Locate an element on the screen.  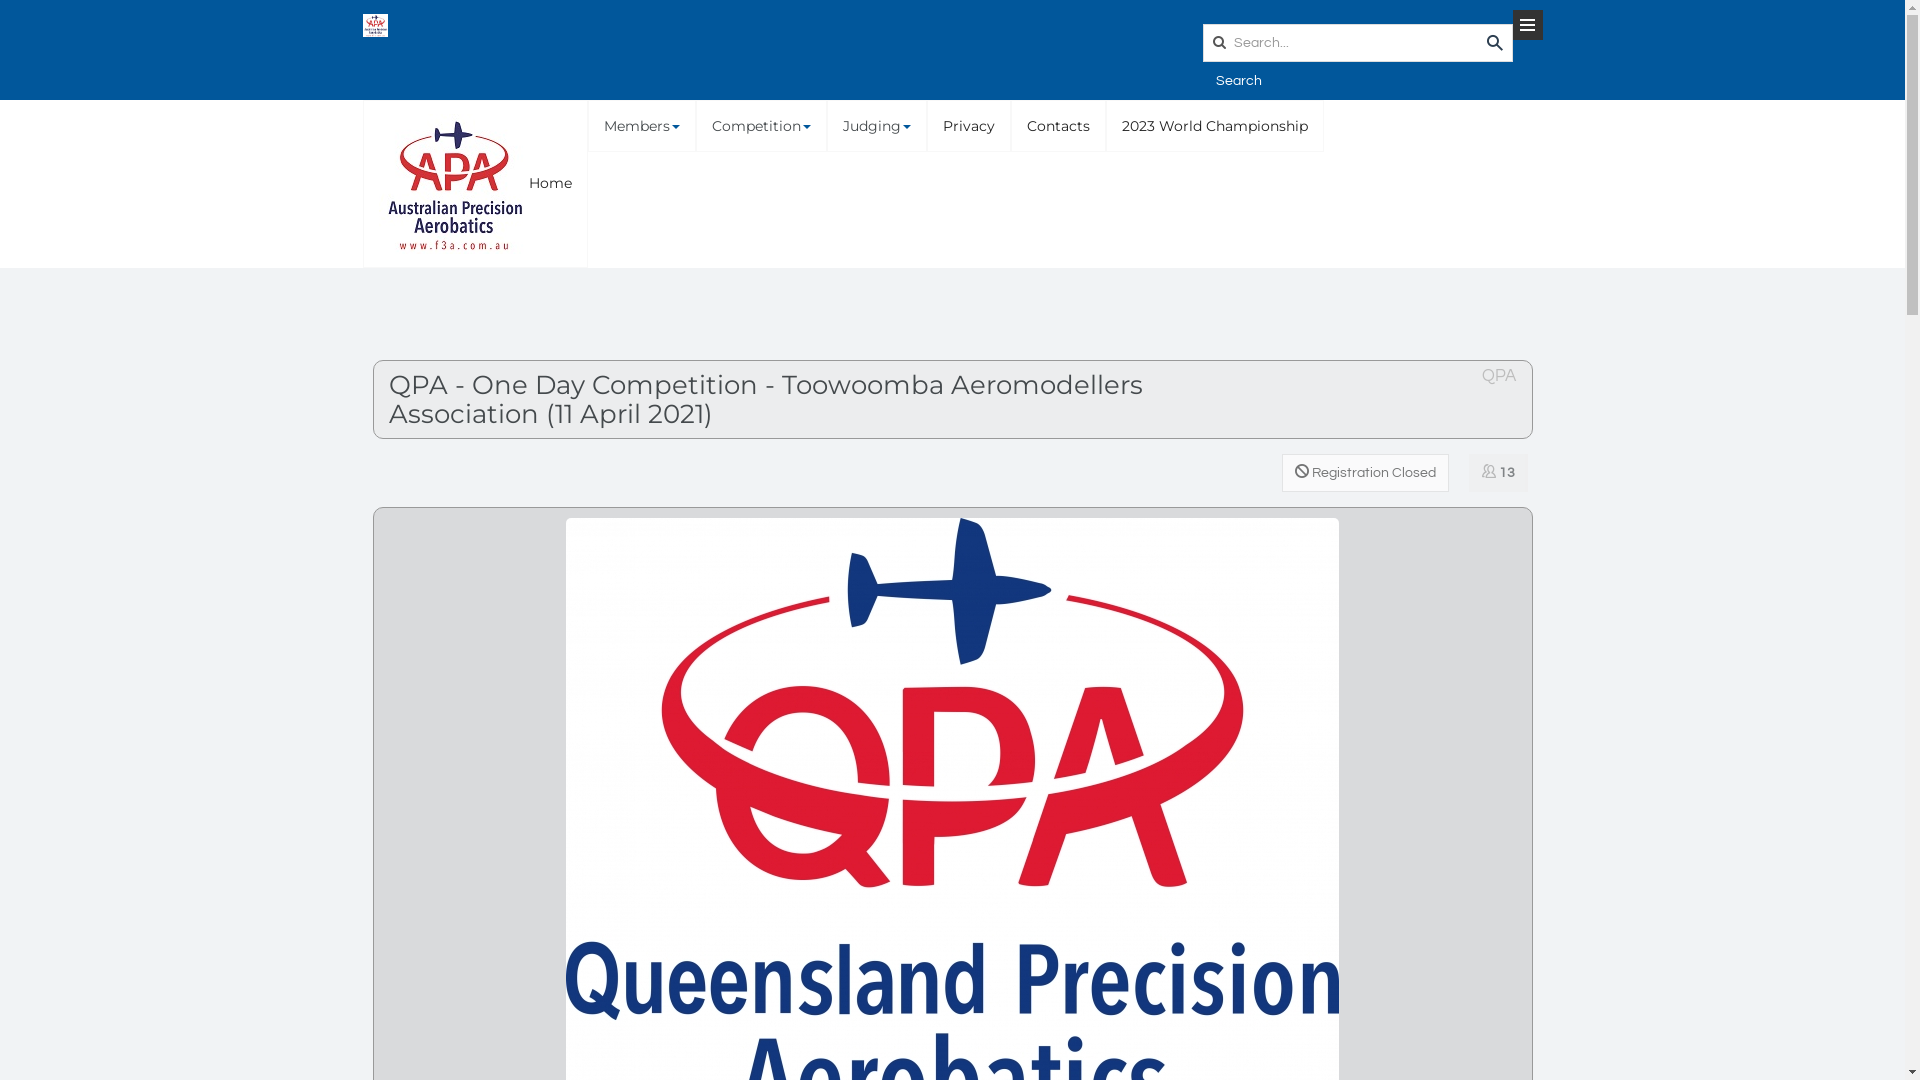
'Home' is located at coordinates (474, 184).